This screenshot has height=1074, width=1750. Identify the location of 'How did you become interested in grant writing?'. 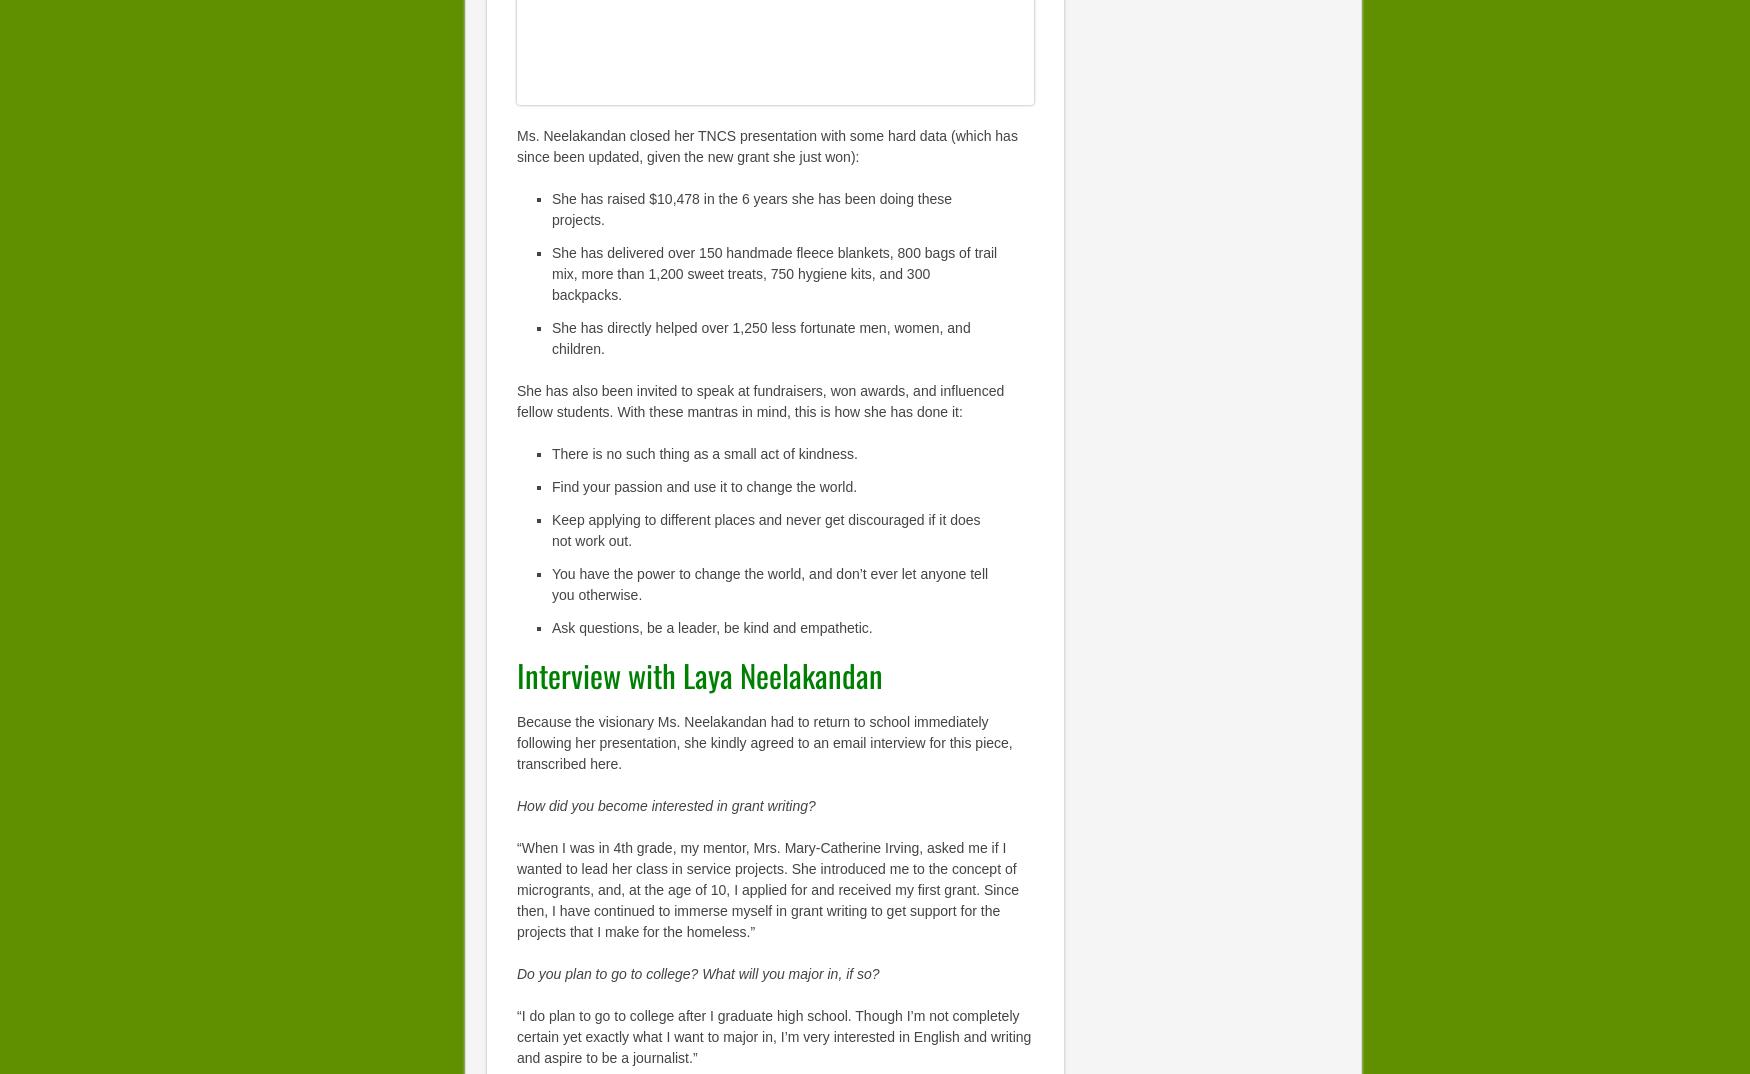
(665, 806).